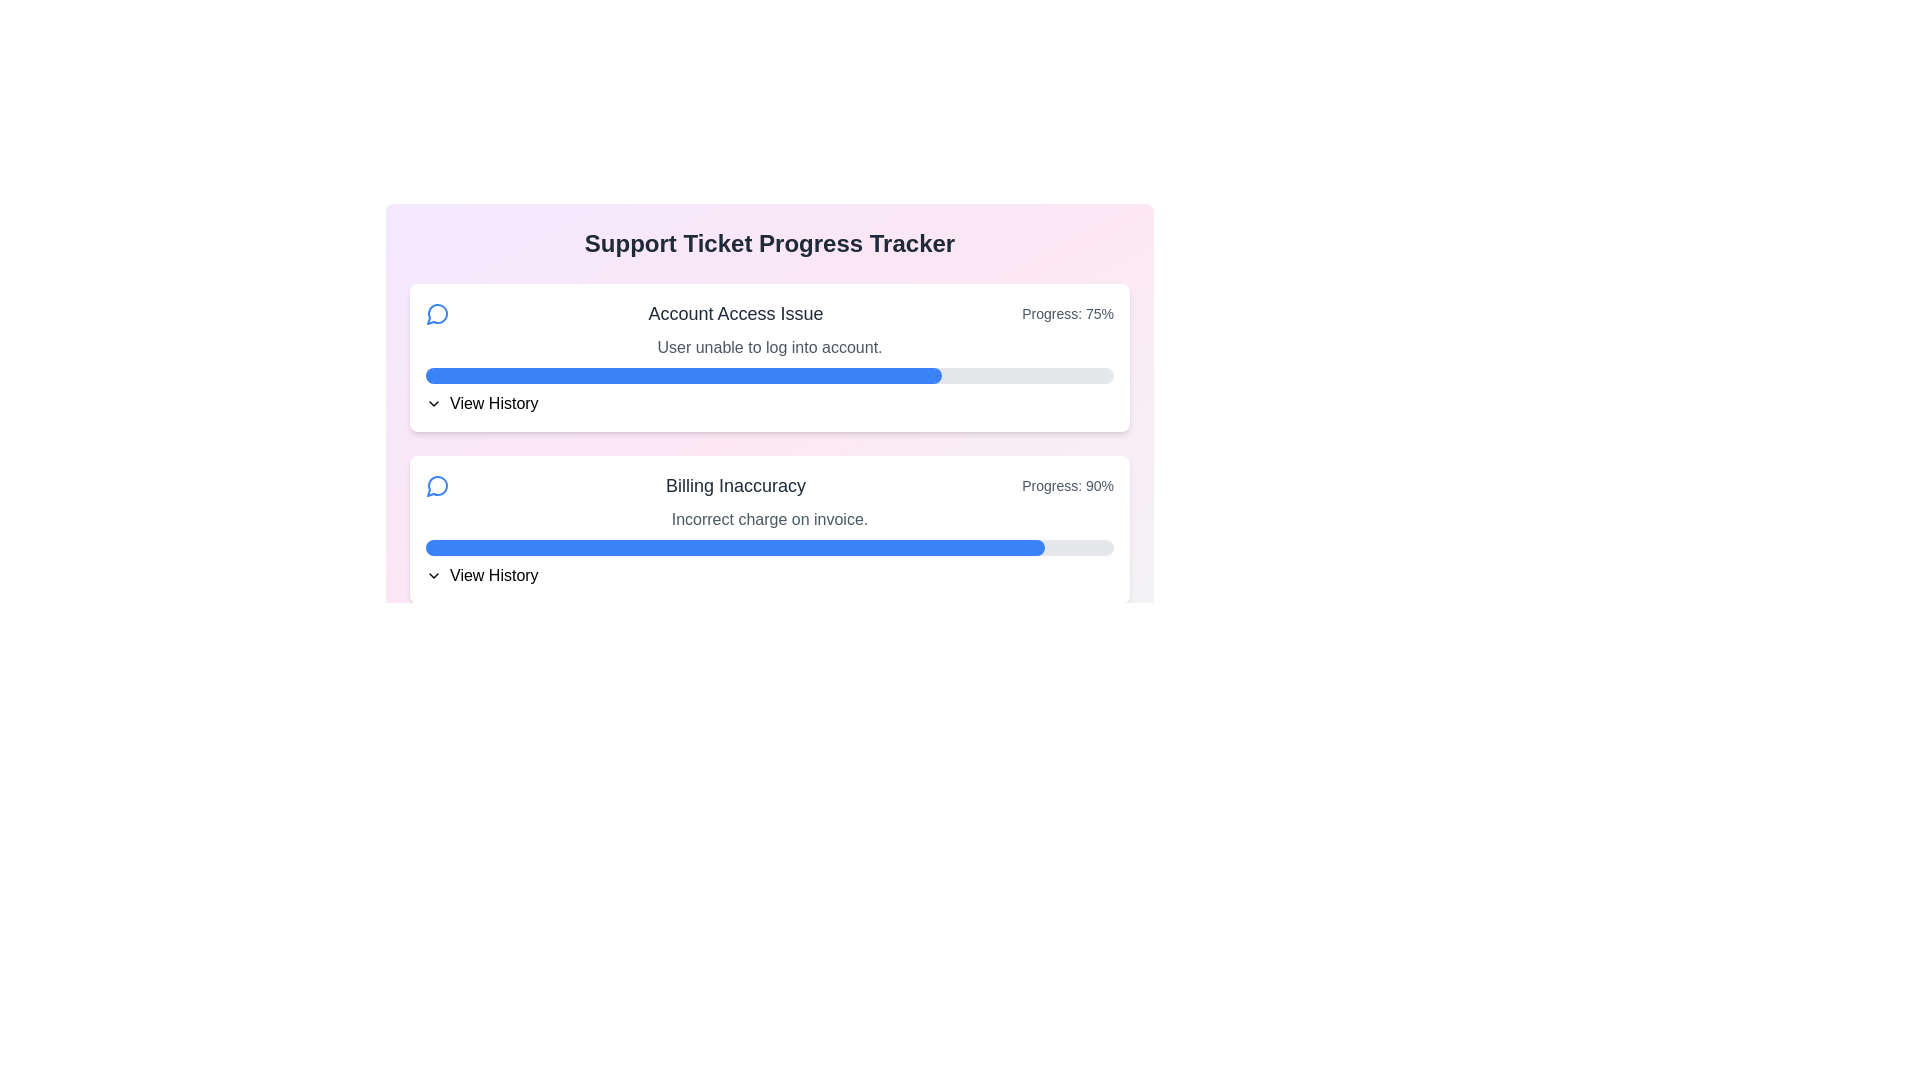 The image size is (1920, 1080). I want to click on the collapsed dropdown labeled 'View History' in the 'Account Access Issue' section, so click(768, 404).